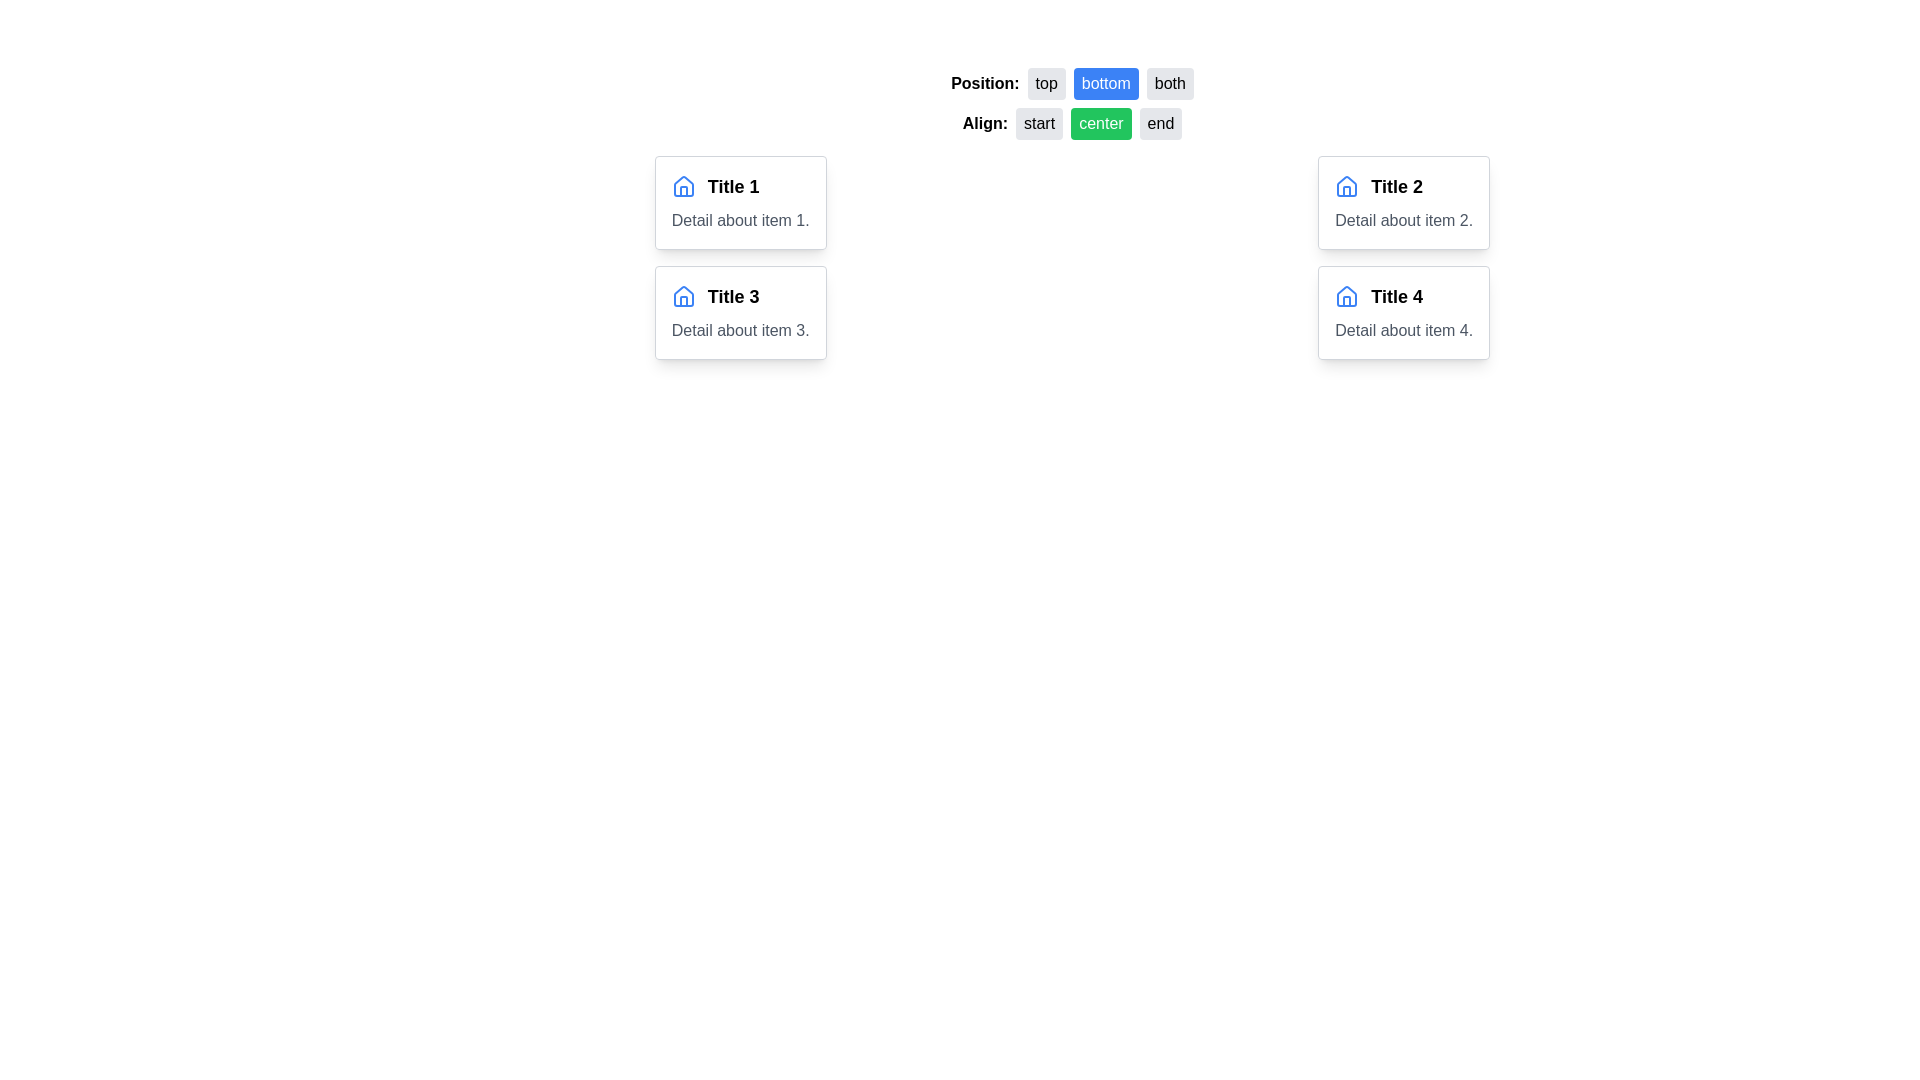 Image resolution: width=1920 pixels, height=1080 pixels. Describe the element at coordinates (1403, 330) in the screenshot. I see `the text element reading 'Detail about item 4.' styled in gray font, located beneath the header 'Title 4' within the fourth card component` at that location.